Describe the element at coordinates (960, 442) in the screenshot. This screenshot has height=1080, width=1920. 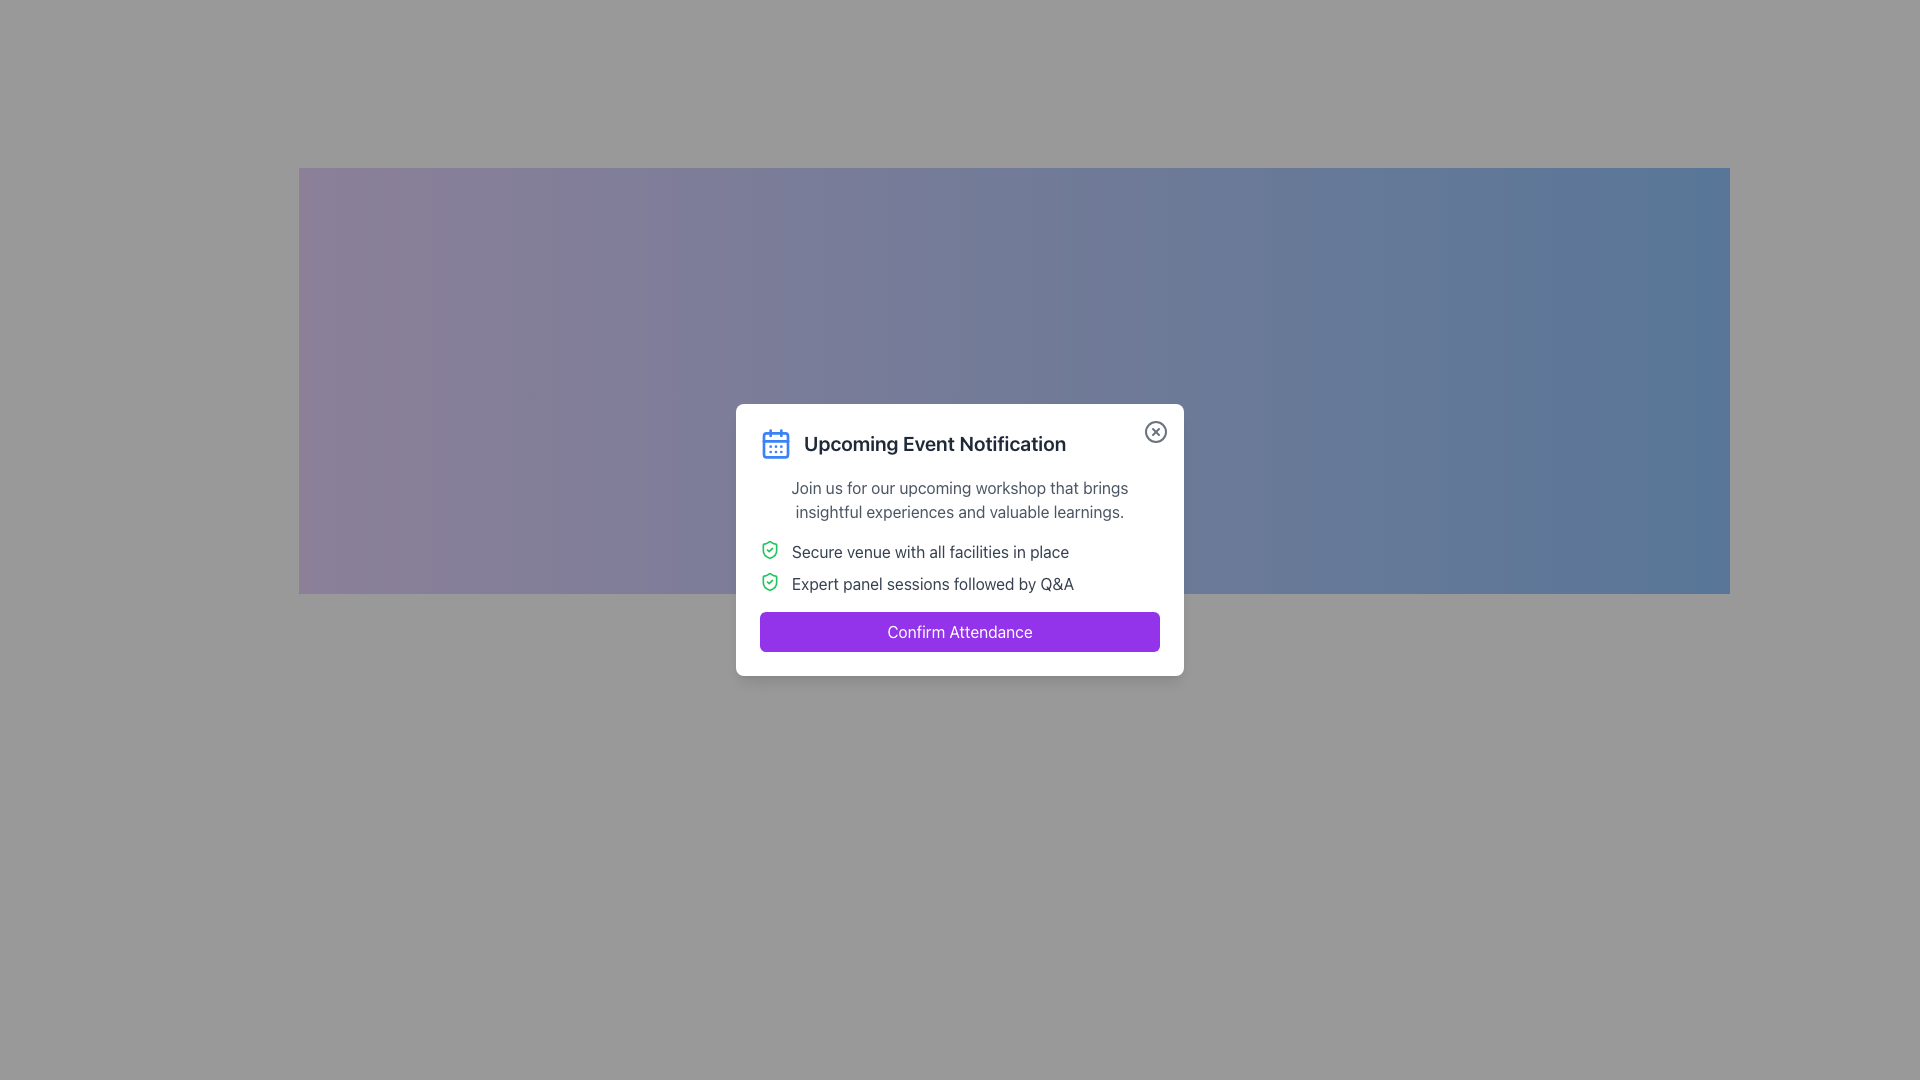
I see `the heading element that states 'Upcoming Event Notification' and features a blue calendar icon on its left, located at the top of a notification card` at that location.